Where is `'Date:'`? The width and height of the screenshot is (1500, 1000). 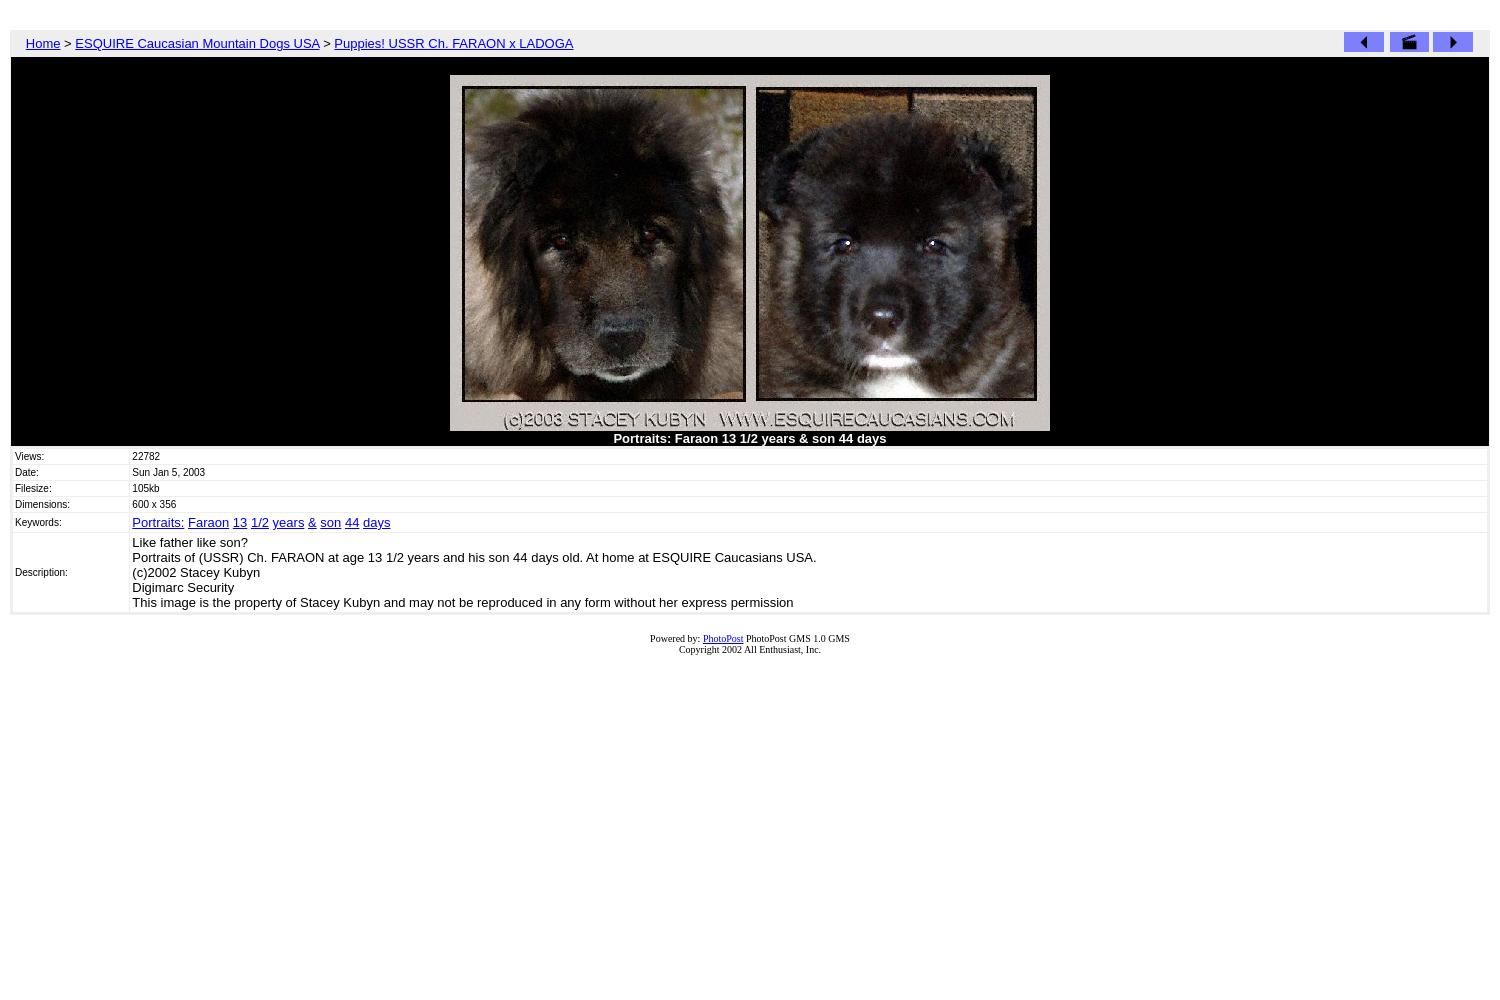
'Date:' is located at coordinates (15, 471).